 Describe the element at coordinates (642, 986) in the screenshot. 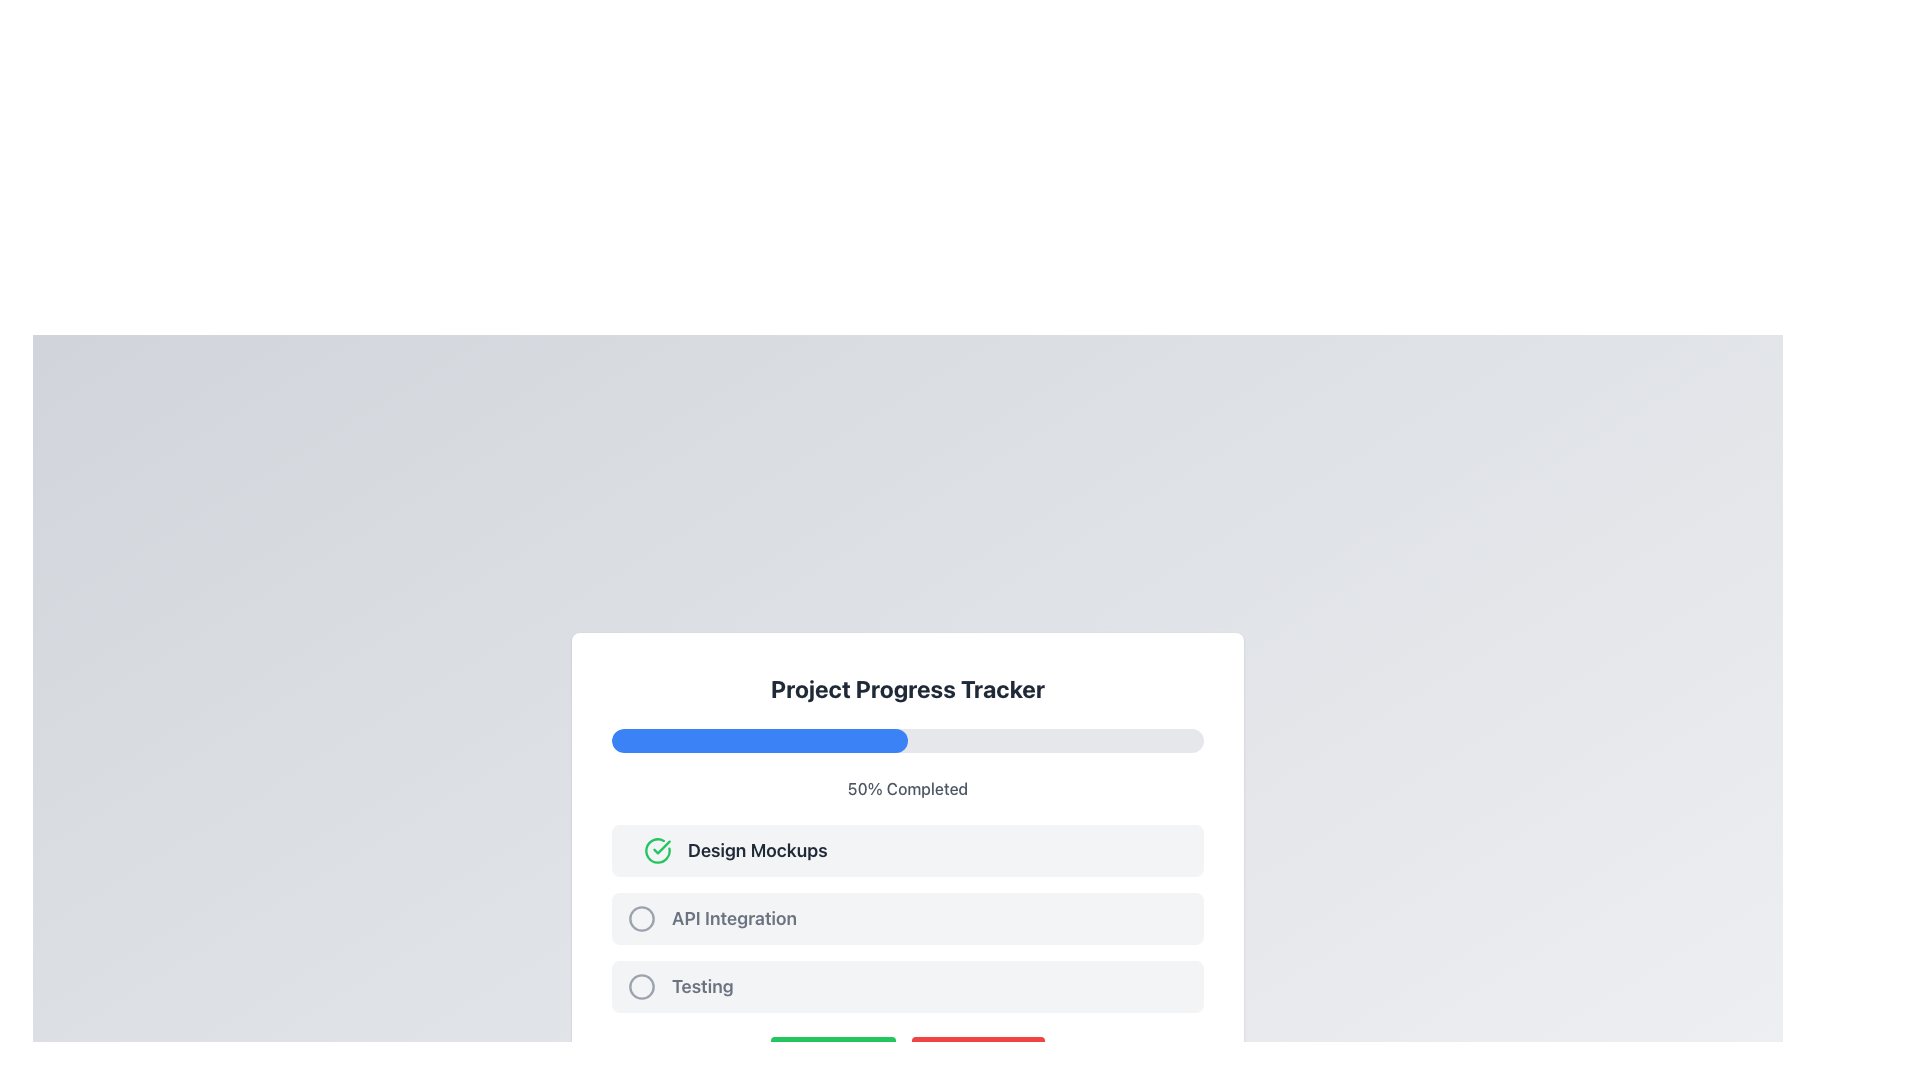

I see `the leftmost circular icon with a gray outline in the 'Testing' row, which serves as a status or selection indicator` at that location.